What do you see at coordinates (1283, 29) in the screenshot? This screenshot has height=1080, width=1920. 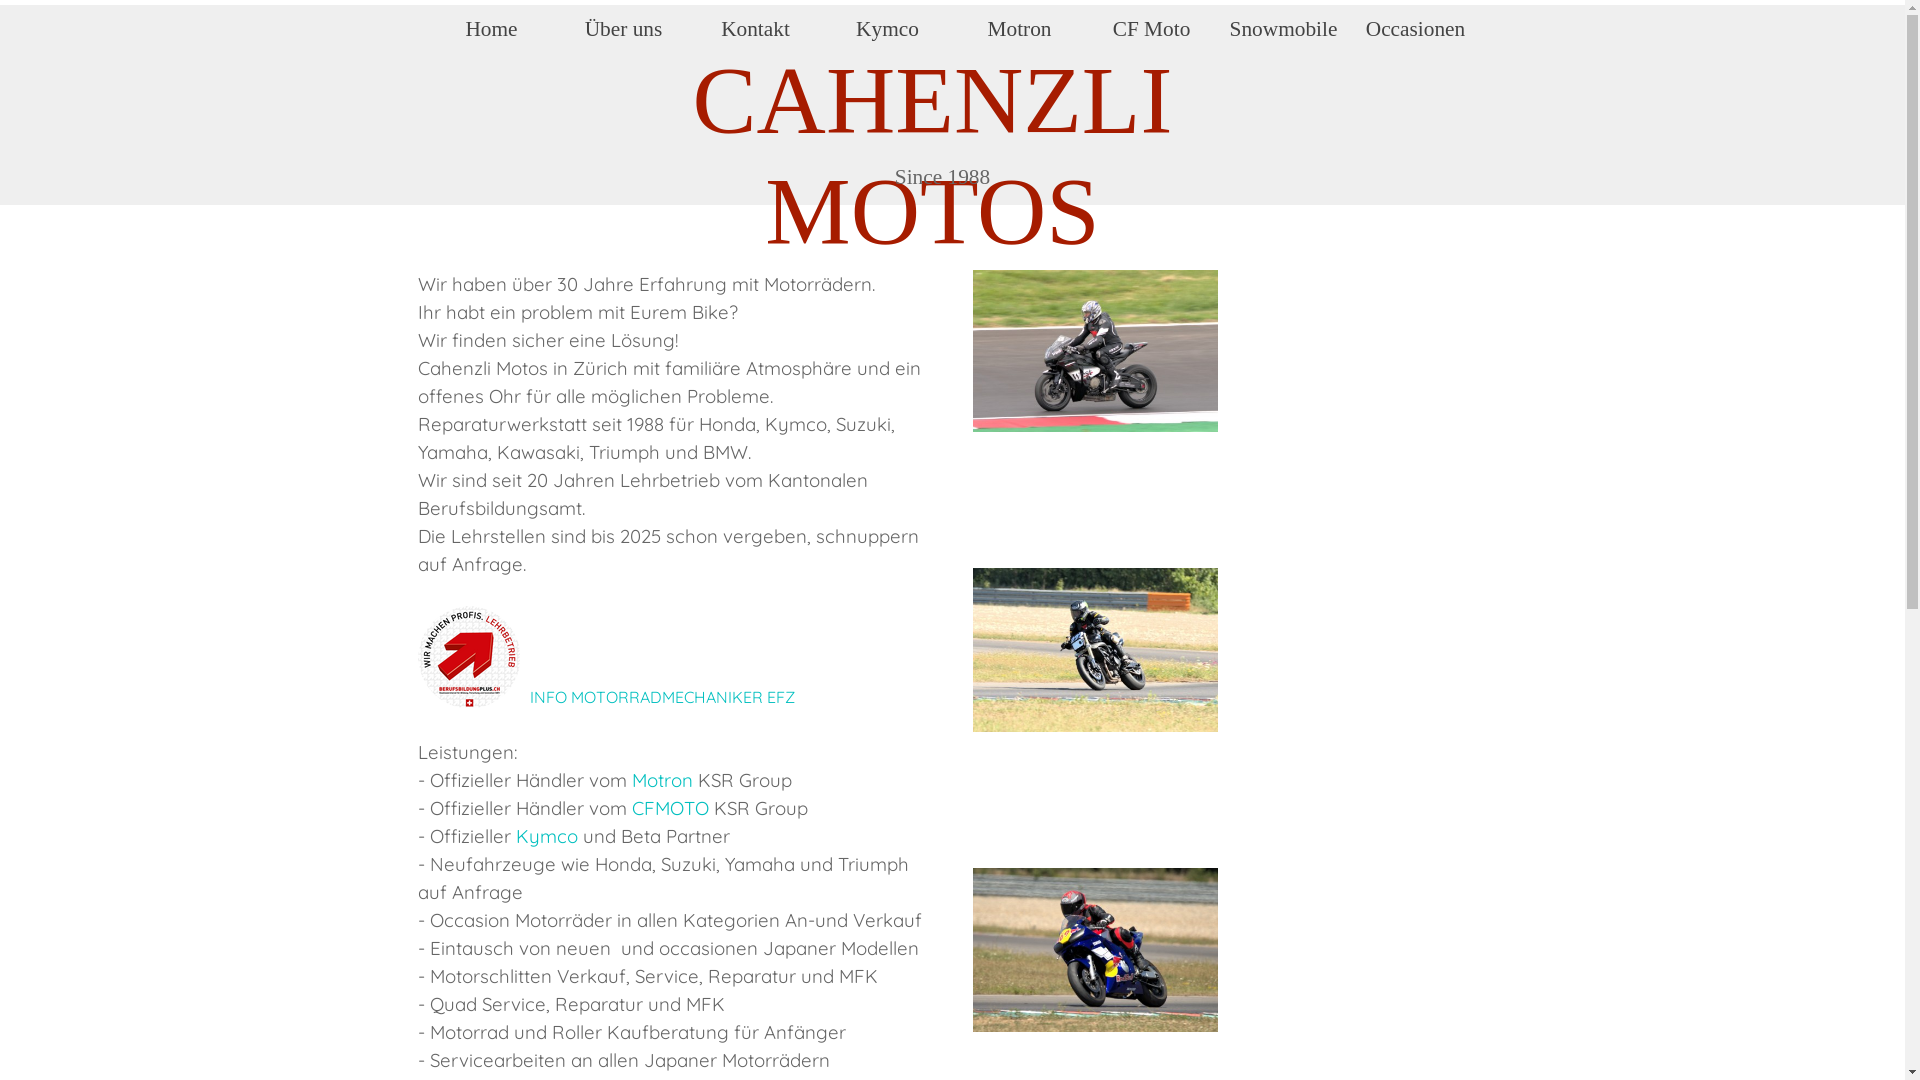 I see `'Snowmobile'` at bounding box center [1283, 29].